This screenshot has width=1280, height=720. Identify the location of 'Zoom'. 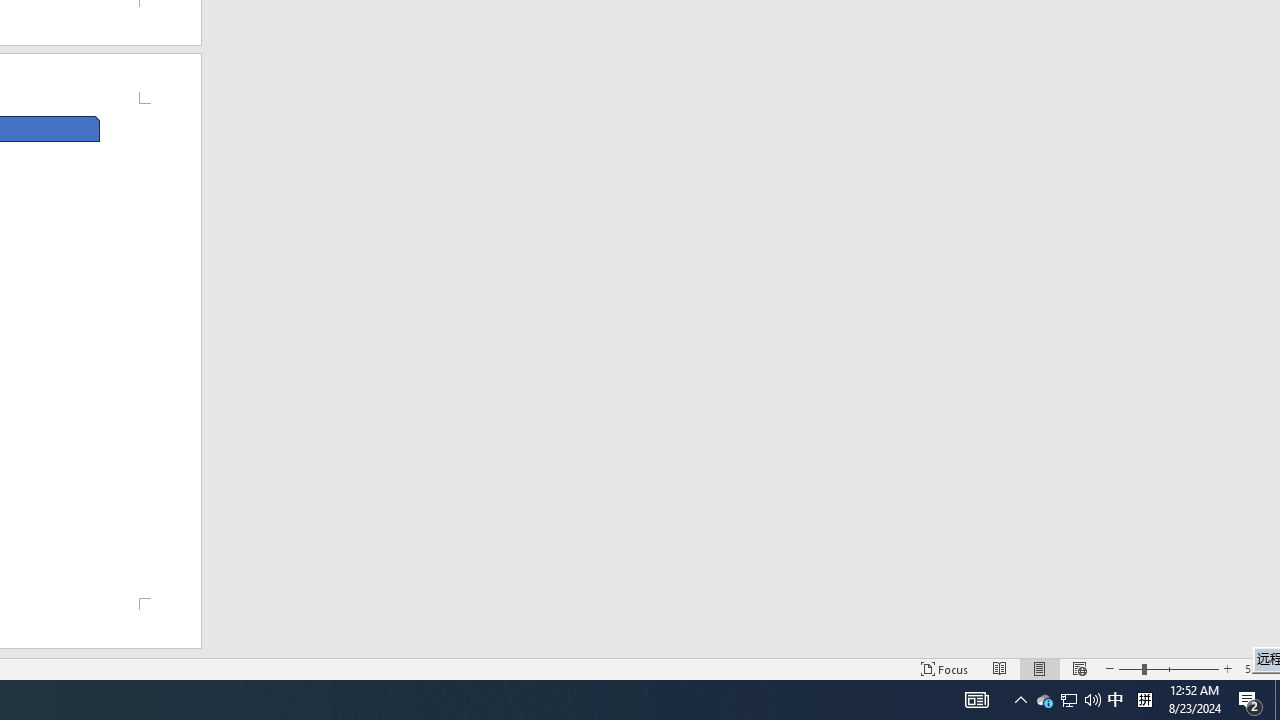
(1168, 669).